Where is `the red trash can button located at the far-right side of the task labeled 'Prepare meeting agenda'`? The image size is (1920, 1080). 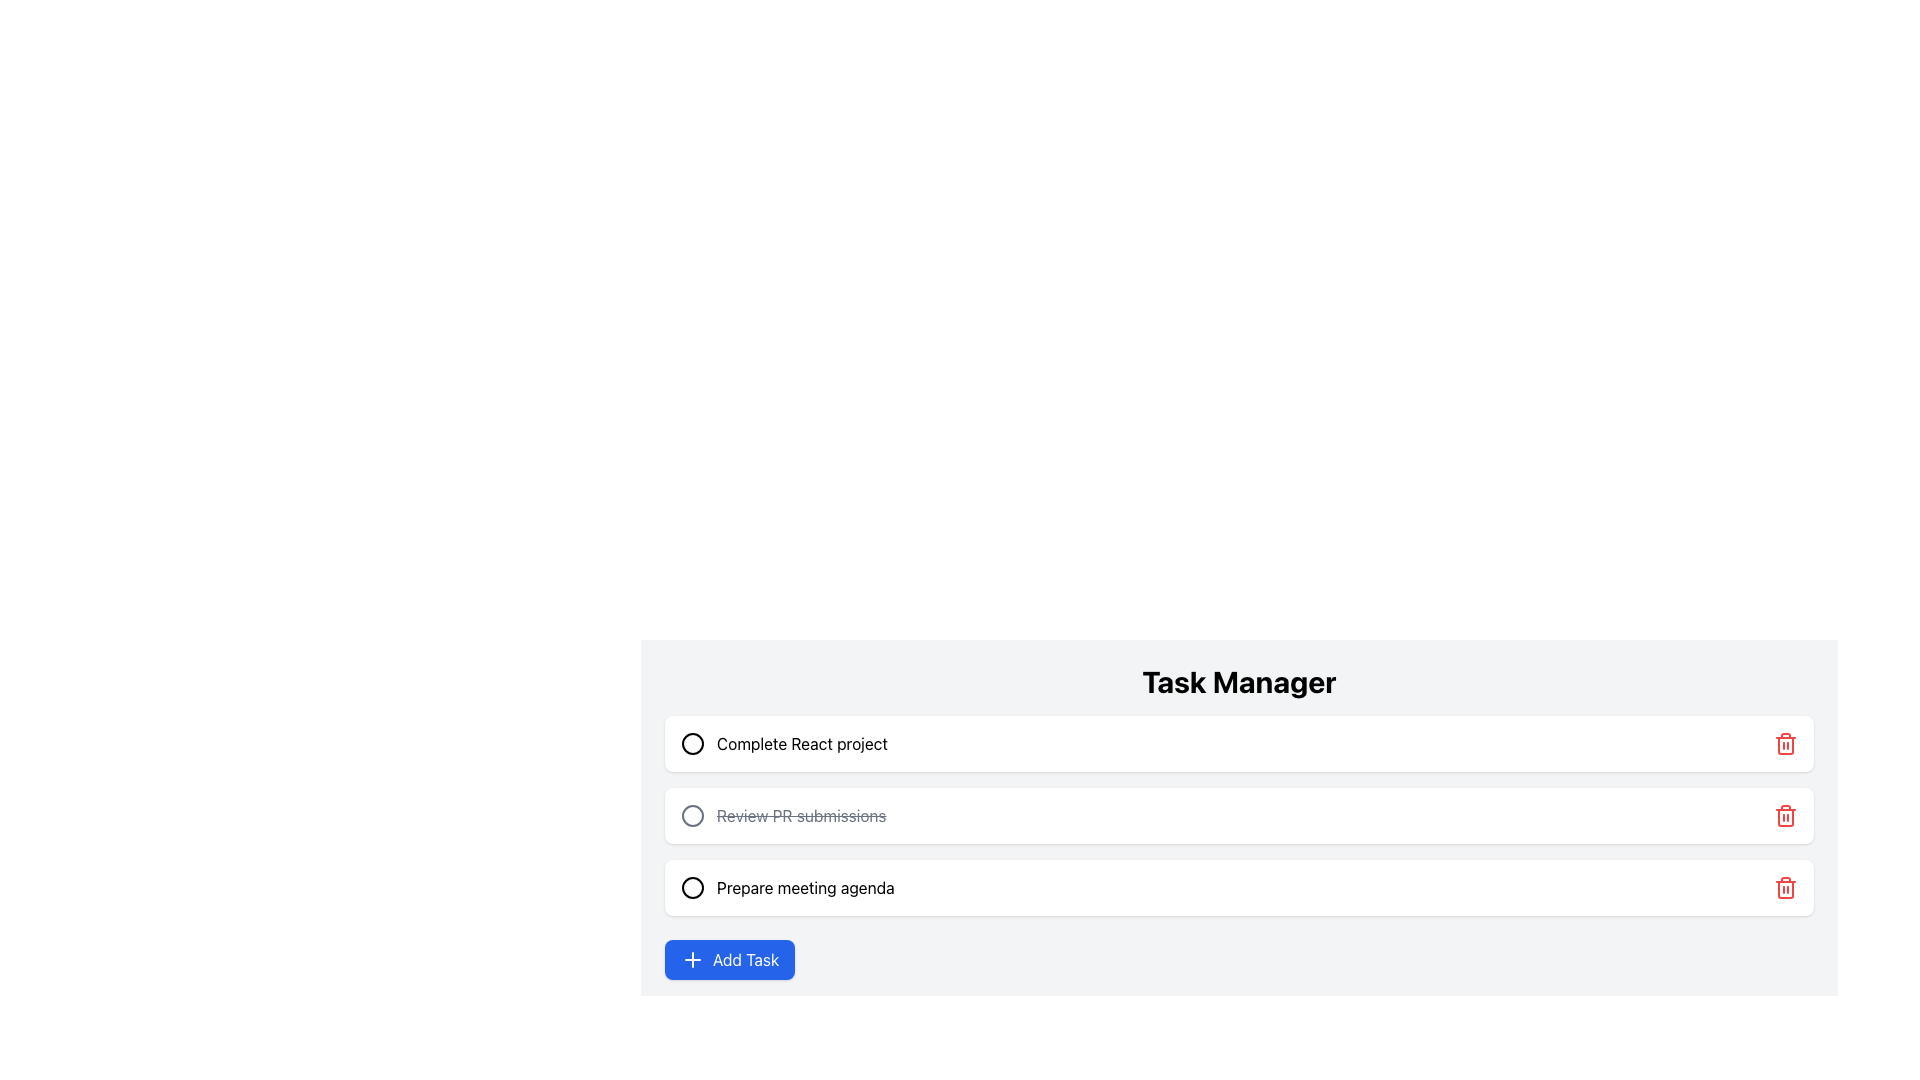 the red trash can button located at the far-right side of the task labeled 'Prepare meeting agenda' is located at coordinates (1785, 886).